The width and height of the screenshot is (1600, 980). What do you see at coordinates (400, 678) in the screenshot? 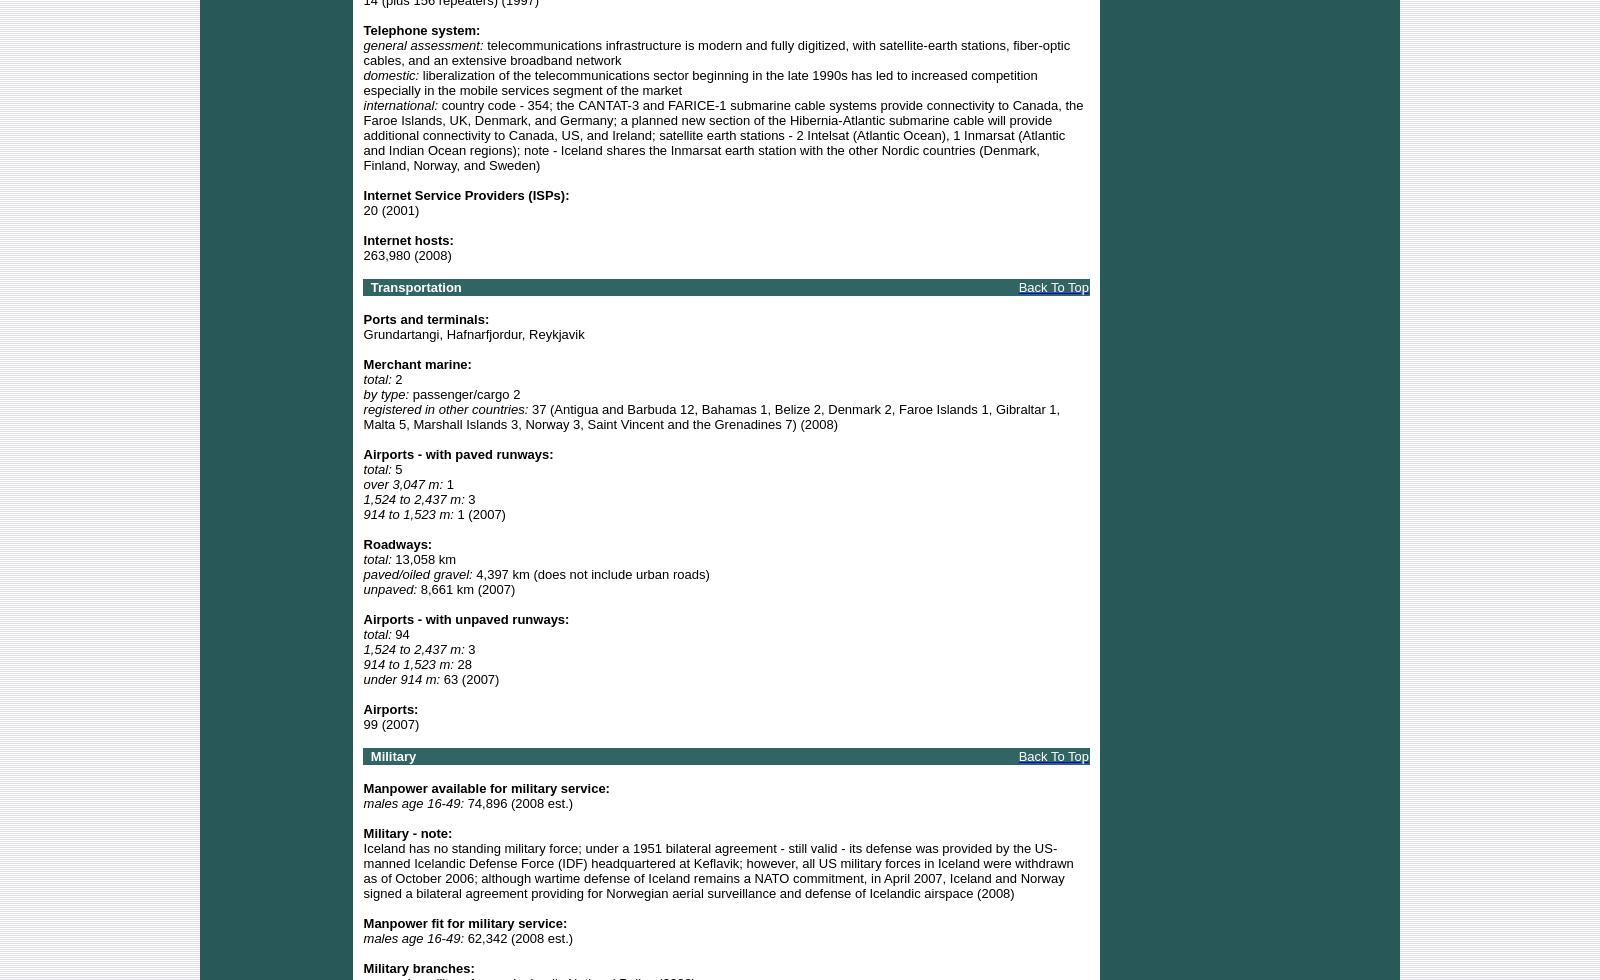
I see `'under 914 m:'` at bounding box center [400, 678].